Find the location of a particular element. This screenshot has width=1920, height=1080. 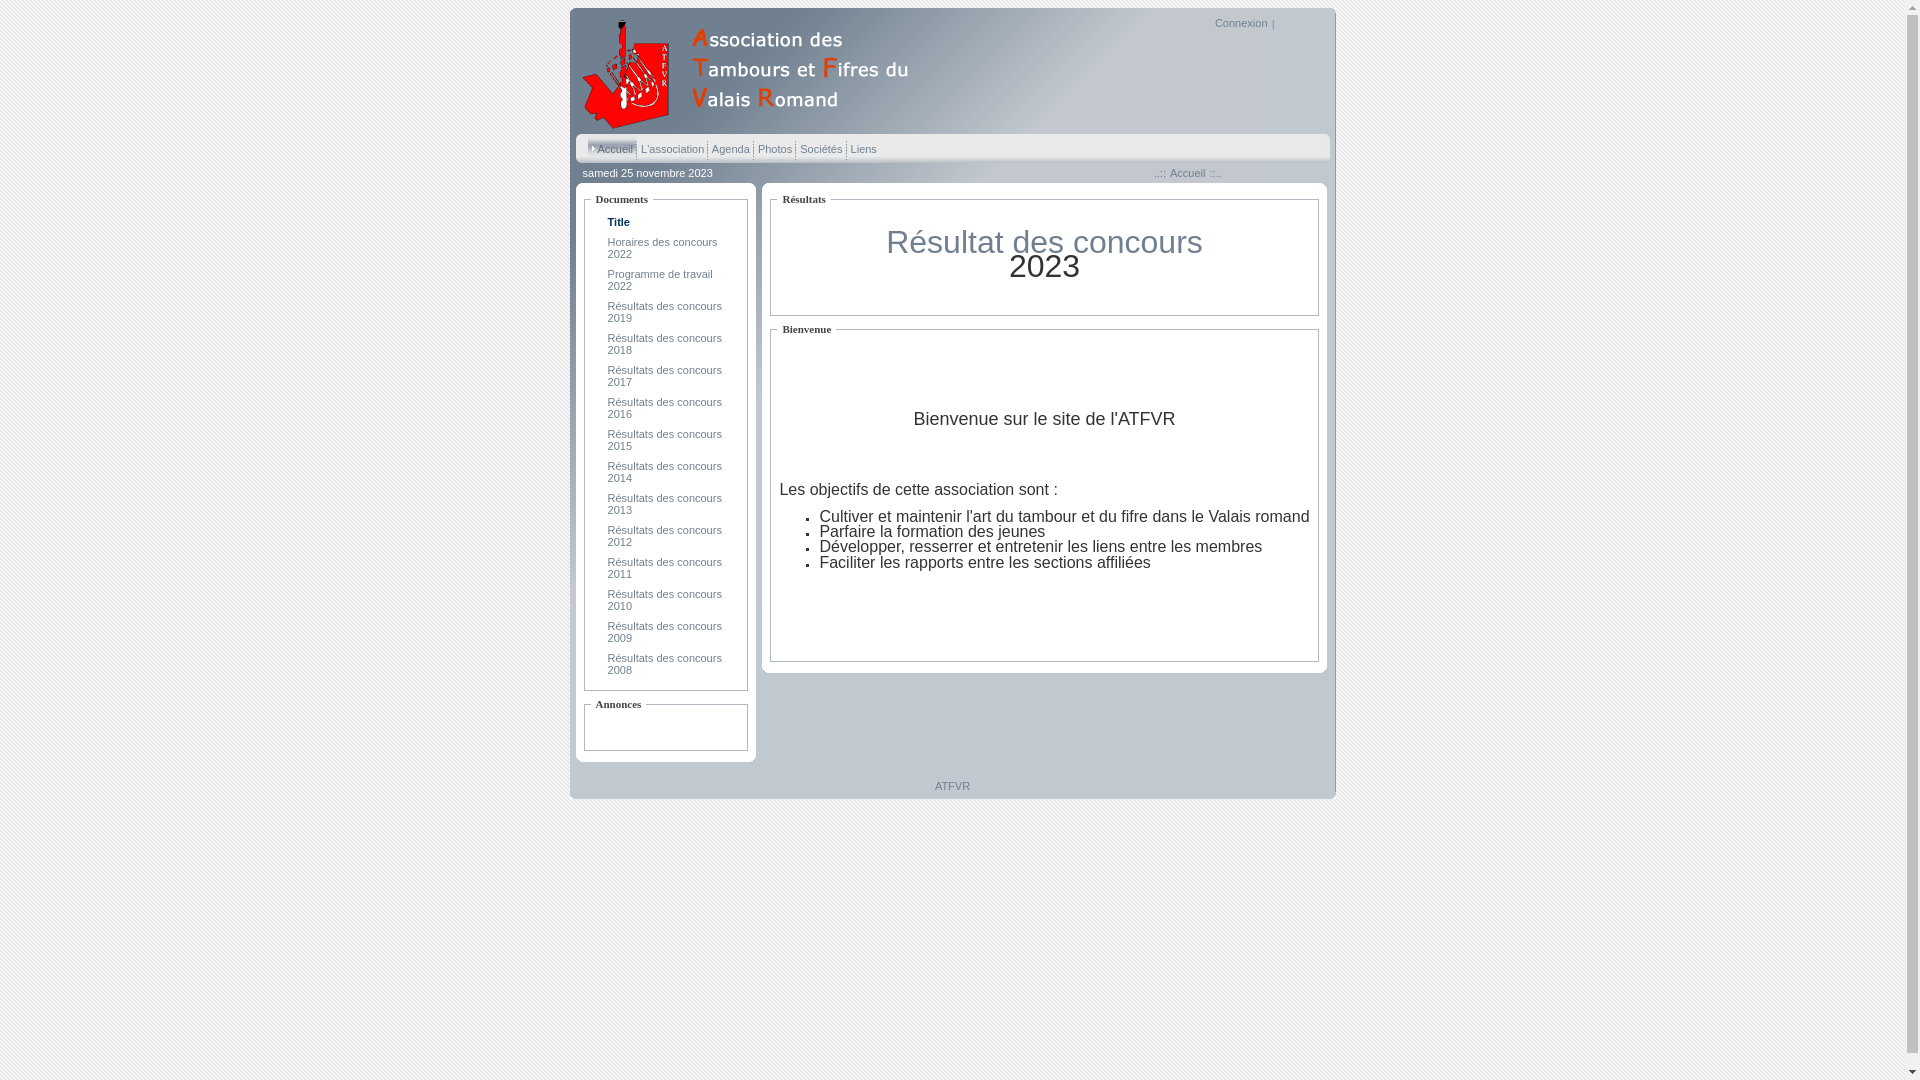

'Connexion' is located at coordinates (1213, 23).